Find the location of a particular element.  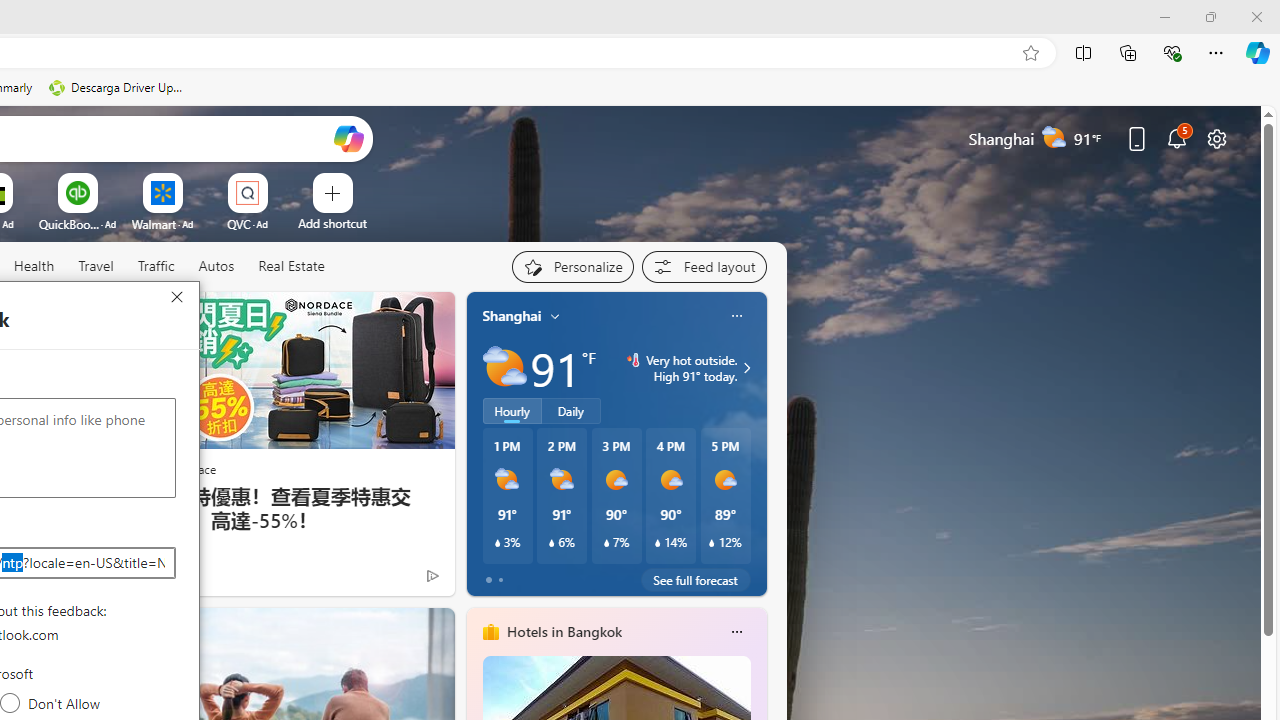

'My location' is located at coordinates (555, 315).